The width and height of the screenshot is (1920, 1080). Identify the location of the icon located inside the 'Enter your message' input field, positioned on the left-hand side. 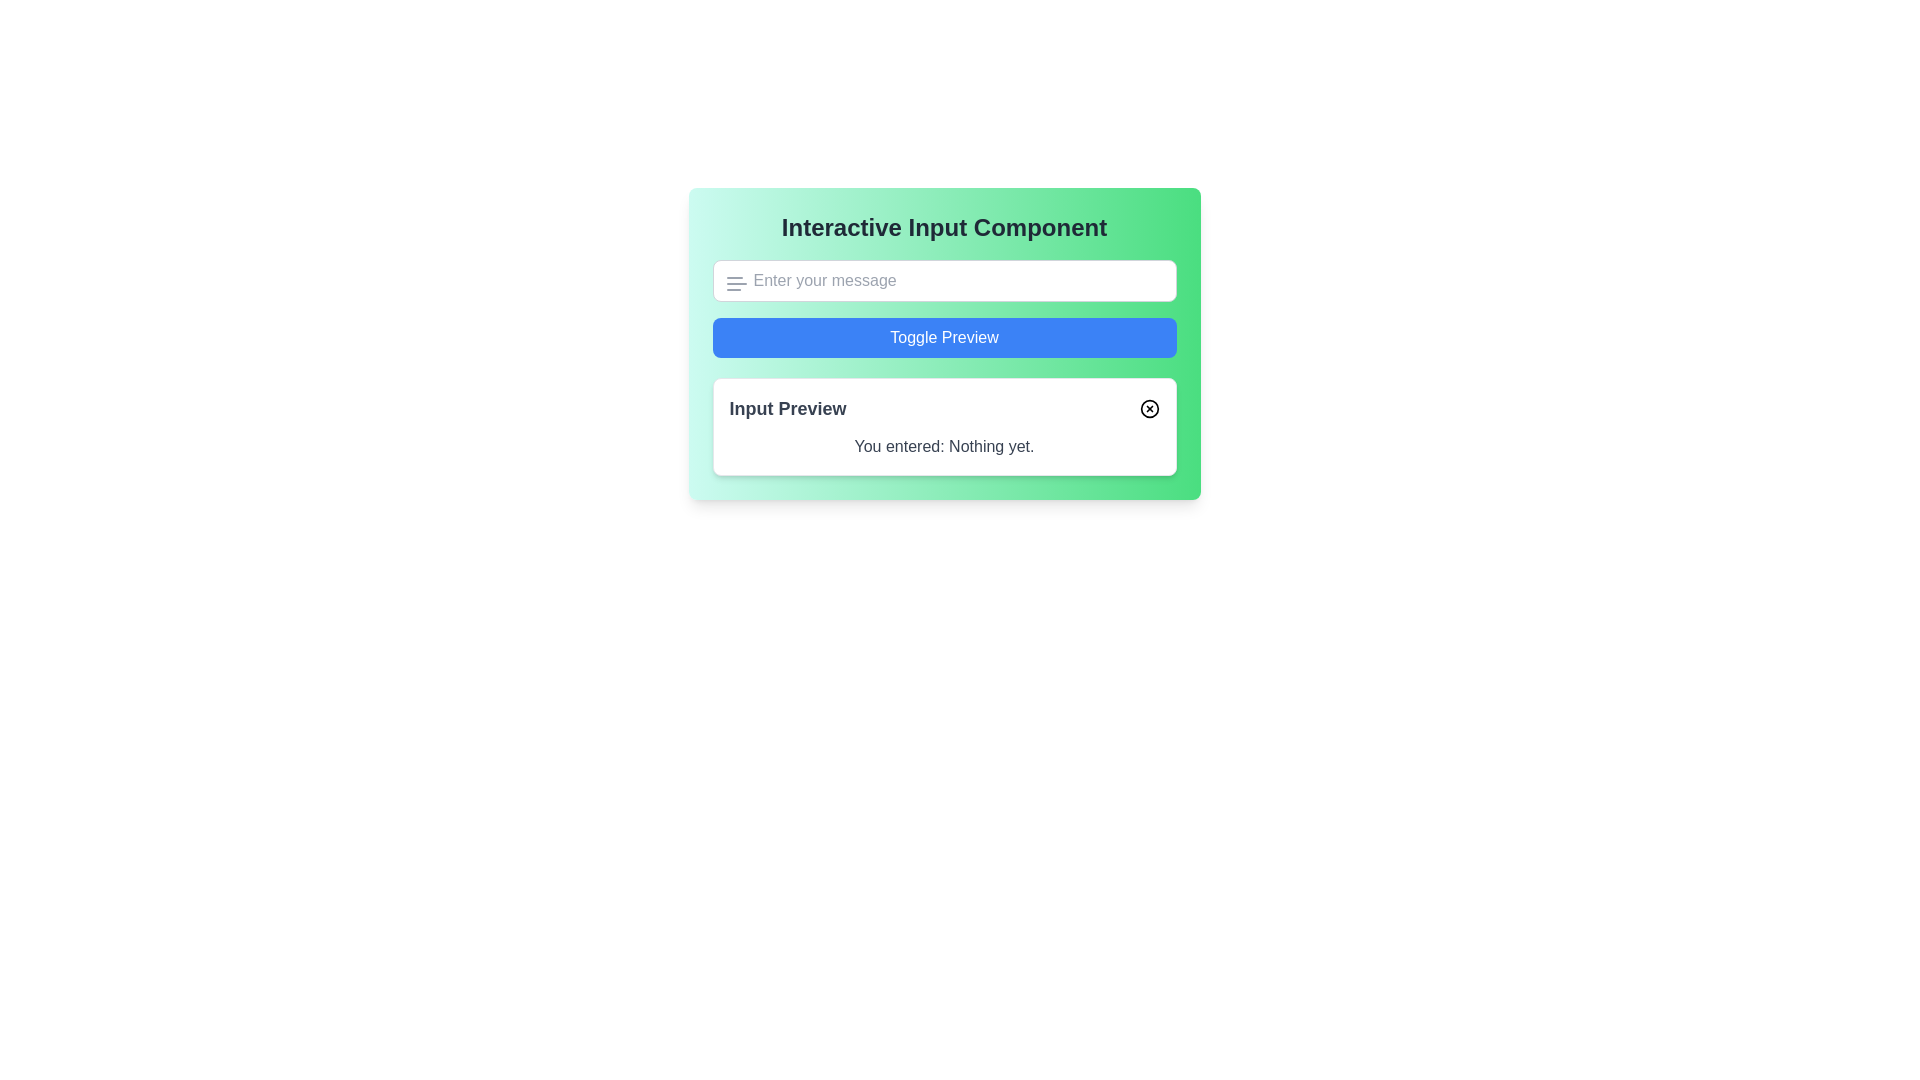
(735, 284).